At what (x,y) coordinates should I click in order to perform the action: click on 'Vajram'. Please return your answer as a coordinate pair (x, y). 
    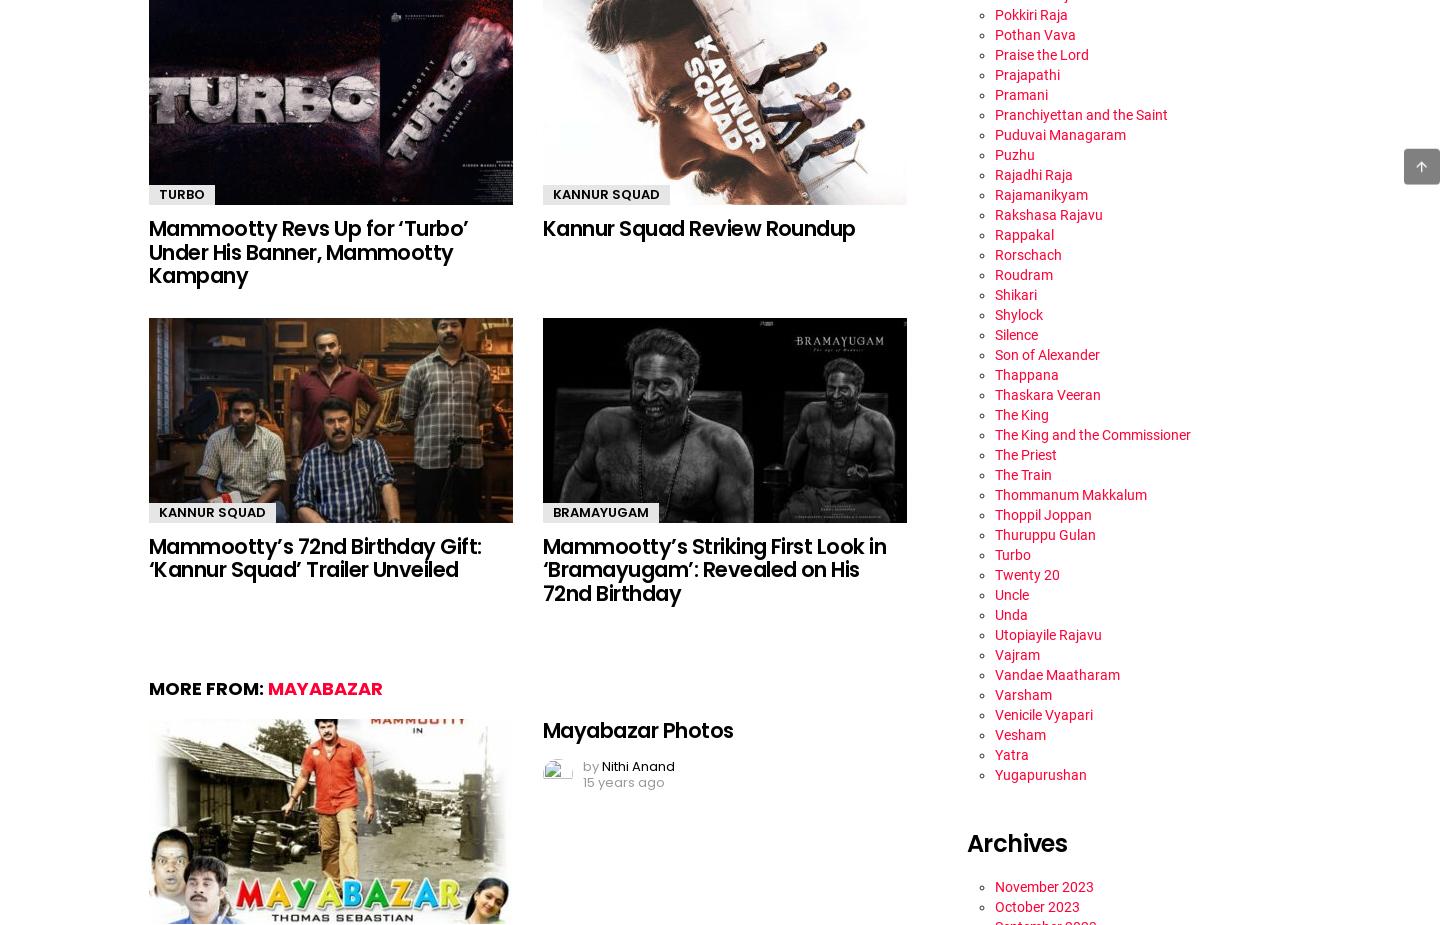
    Looking at the image, I should click on (1017, 653).